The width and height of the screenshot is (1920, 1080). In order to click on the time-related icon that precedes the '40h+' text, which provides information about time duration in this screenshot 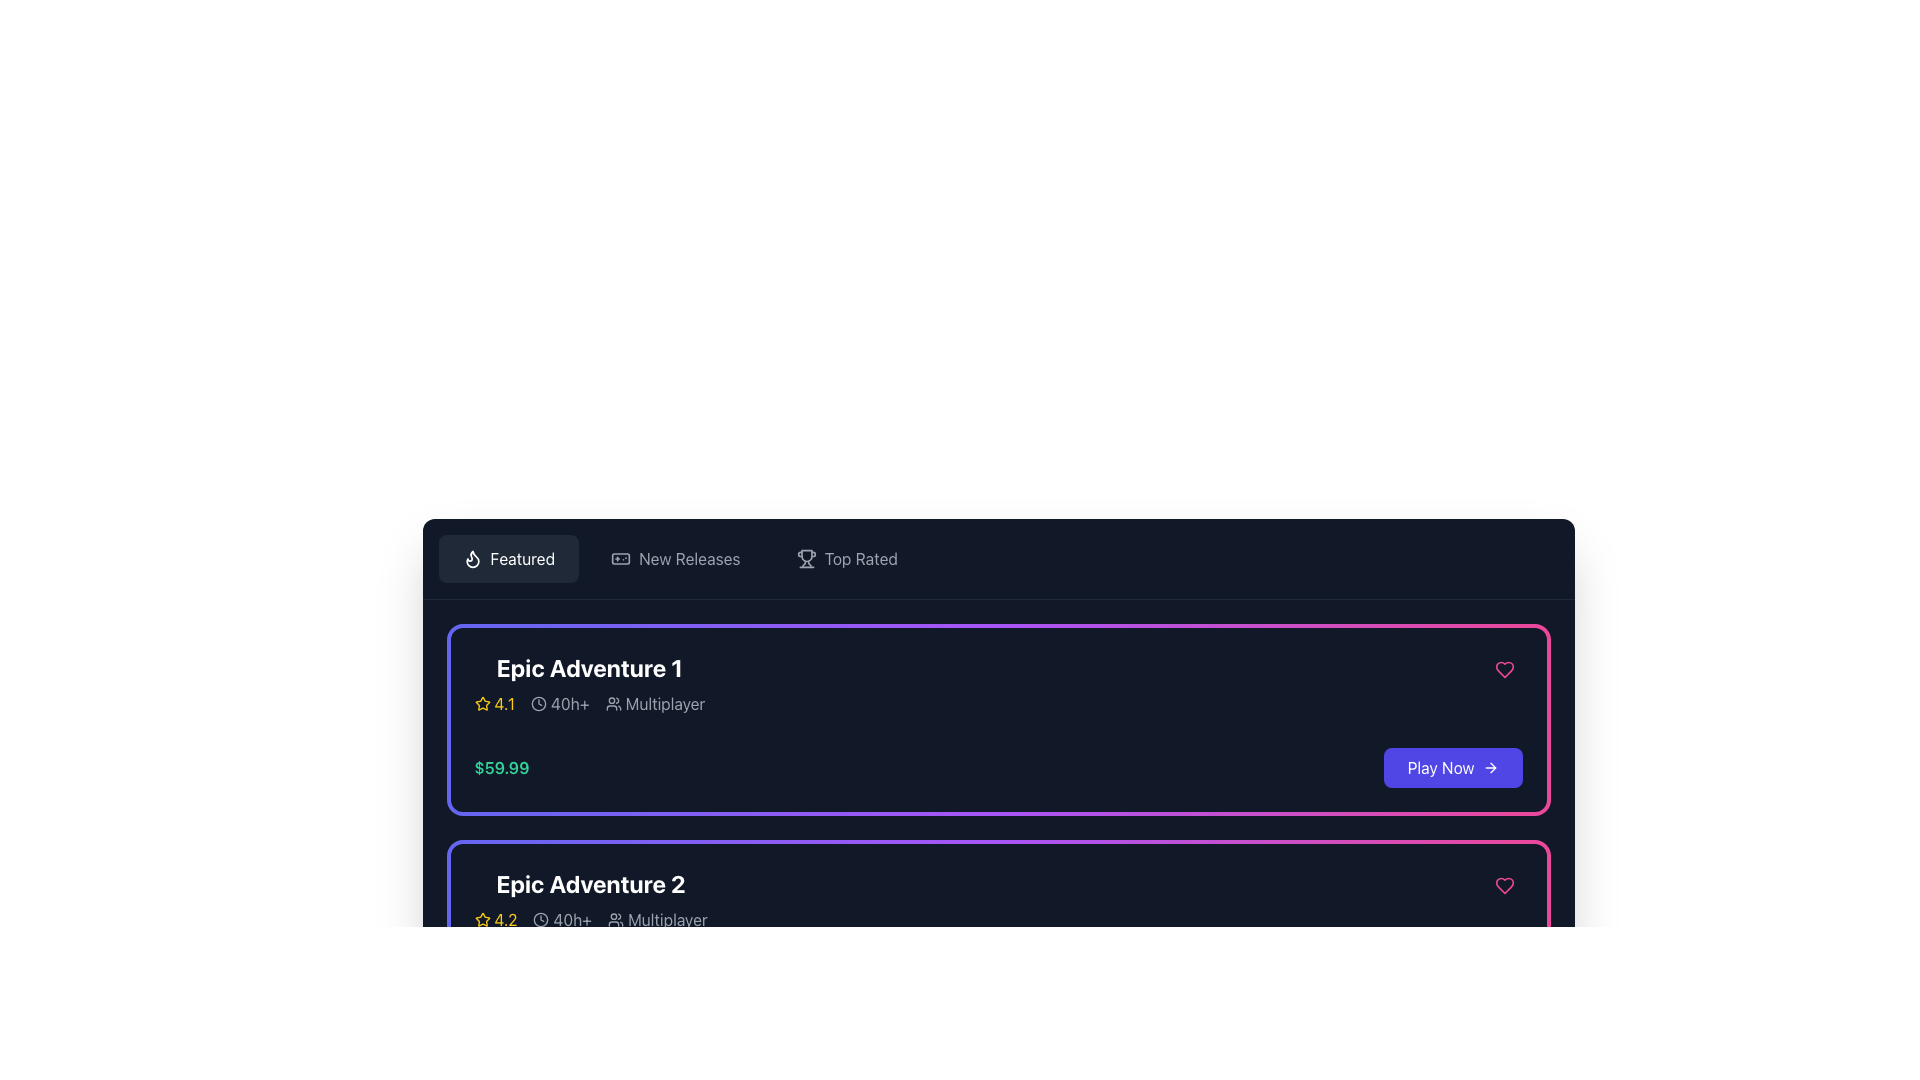, I will do `click(541, 920)`.